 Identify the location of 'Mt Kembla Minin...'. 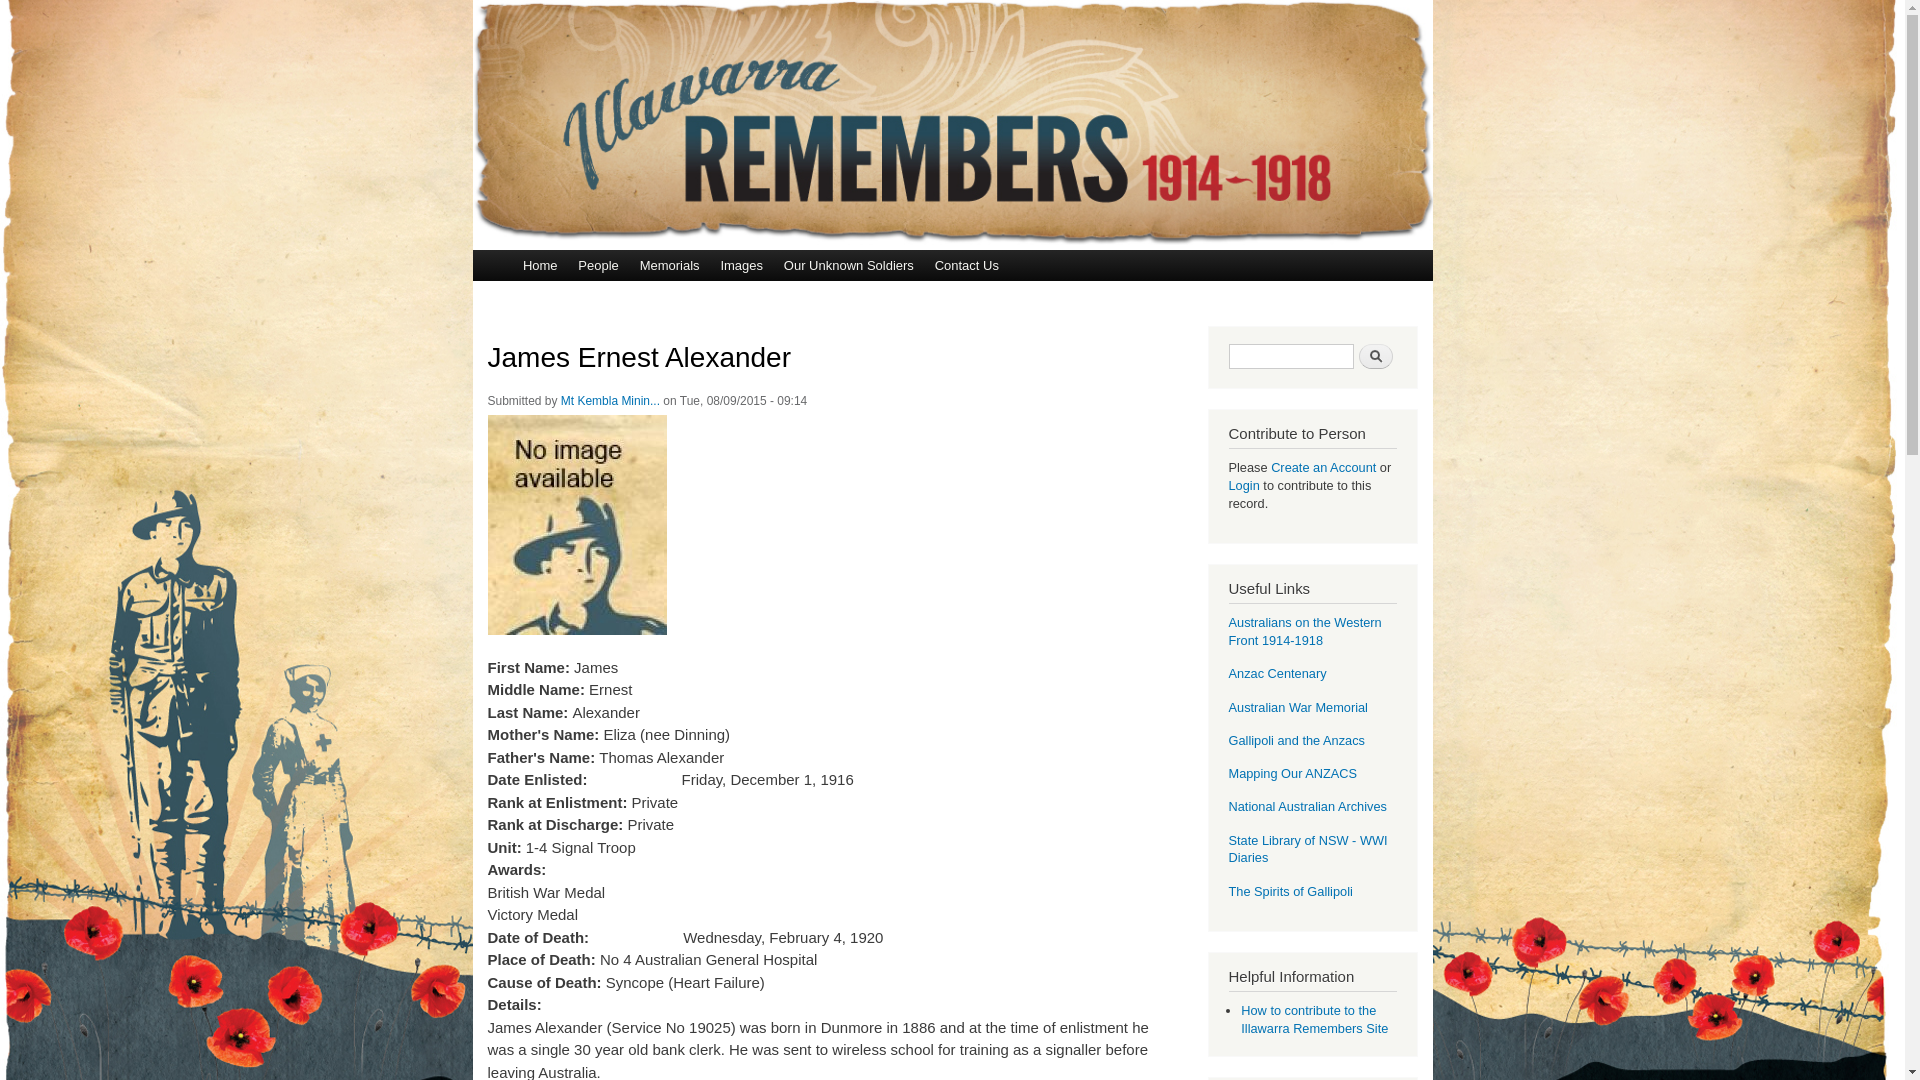
(609, 401).